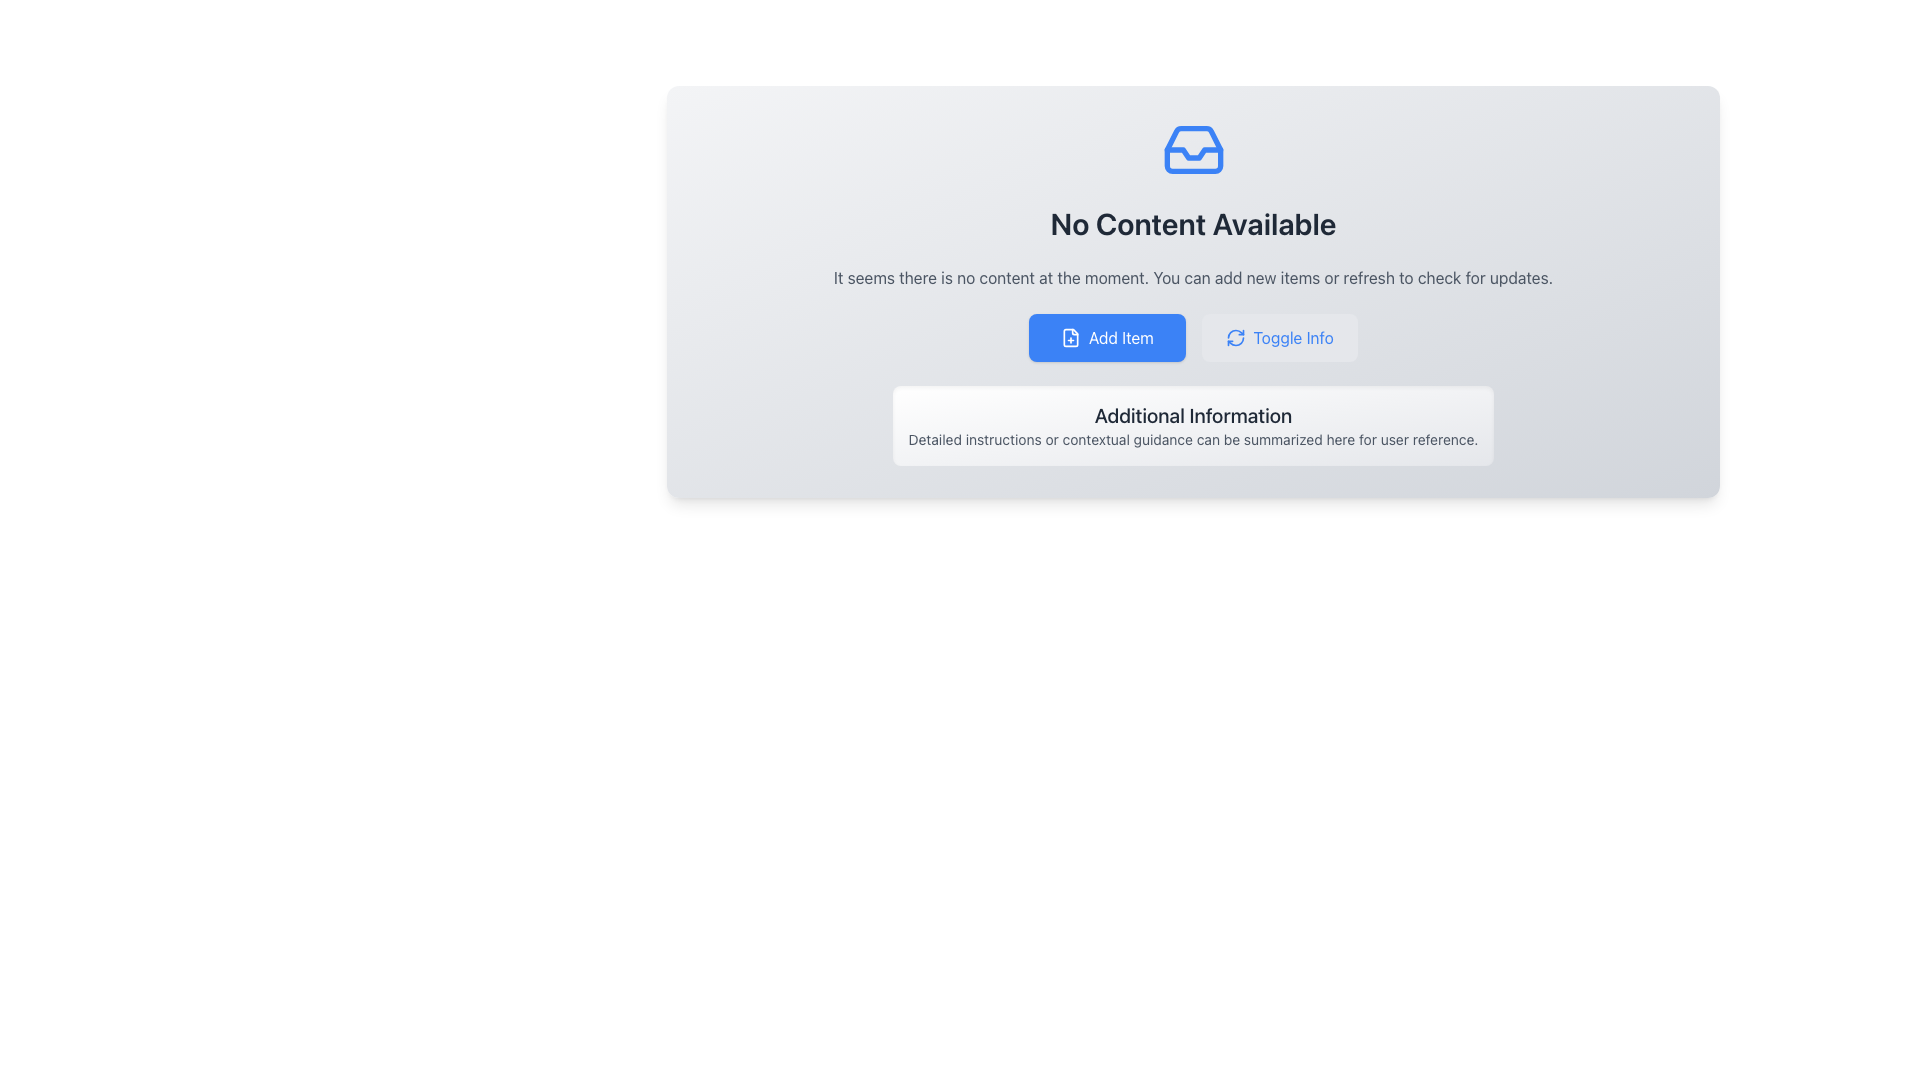 This screenshot has width=1920, height=1080. What do you see at coordinates (1193, 424) in the screenshot?
I see `information displayed in the 'Additional Information' section, which has a gradient background and contains two lines of text, including a bold header and a description` at bounding box center [1193, 424].